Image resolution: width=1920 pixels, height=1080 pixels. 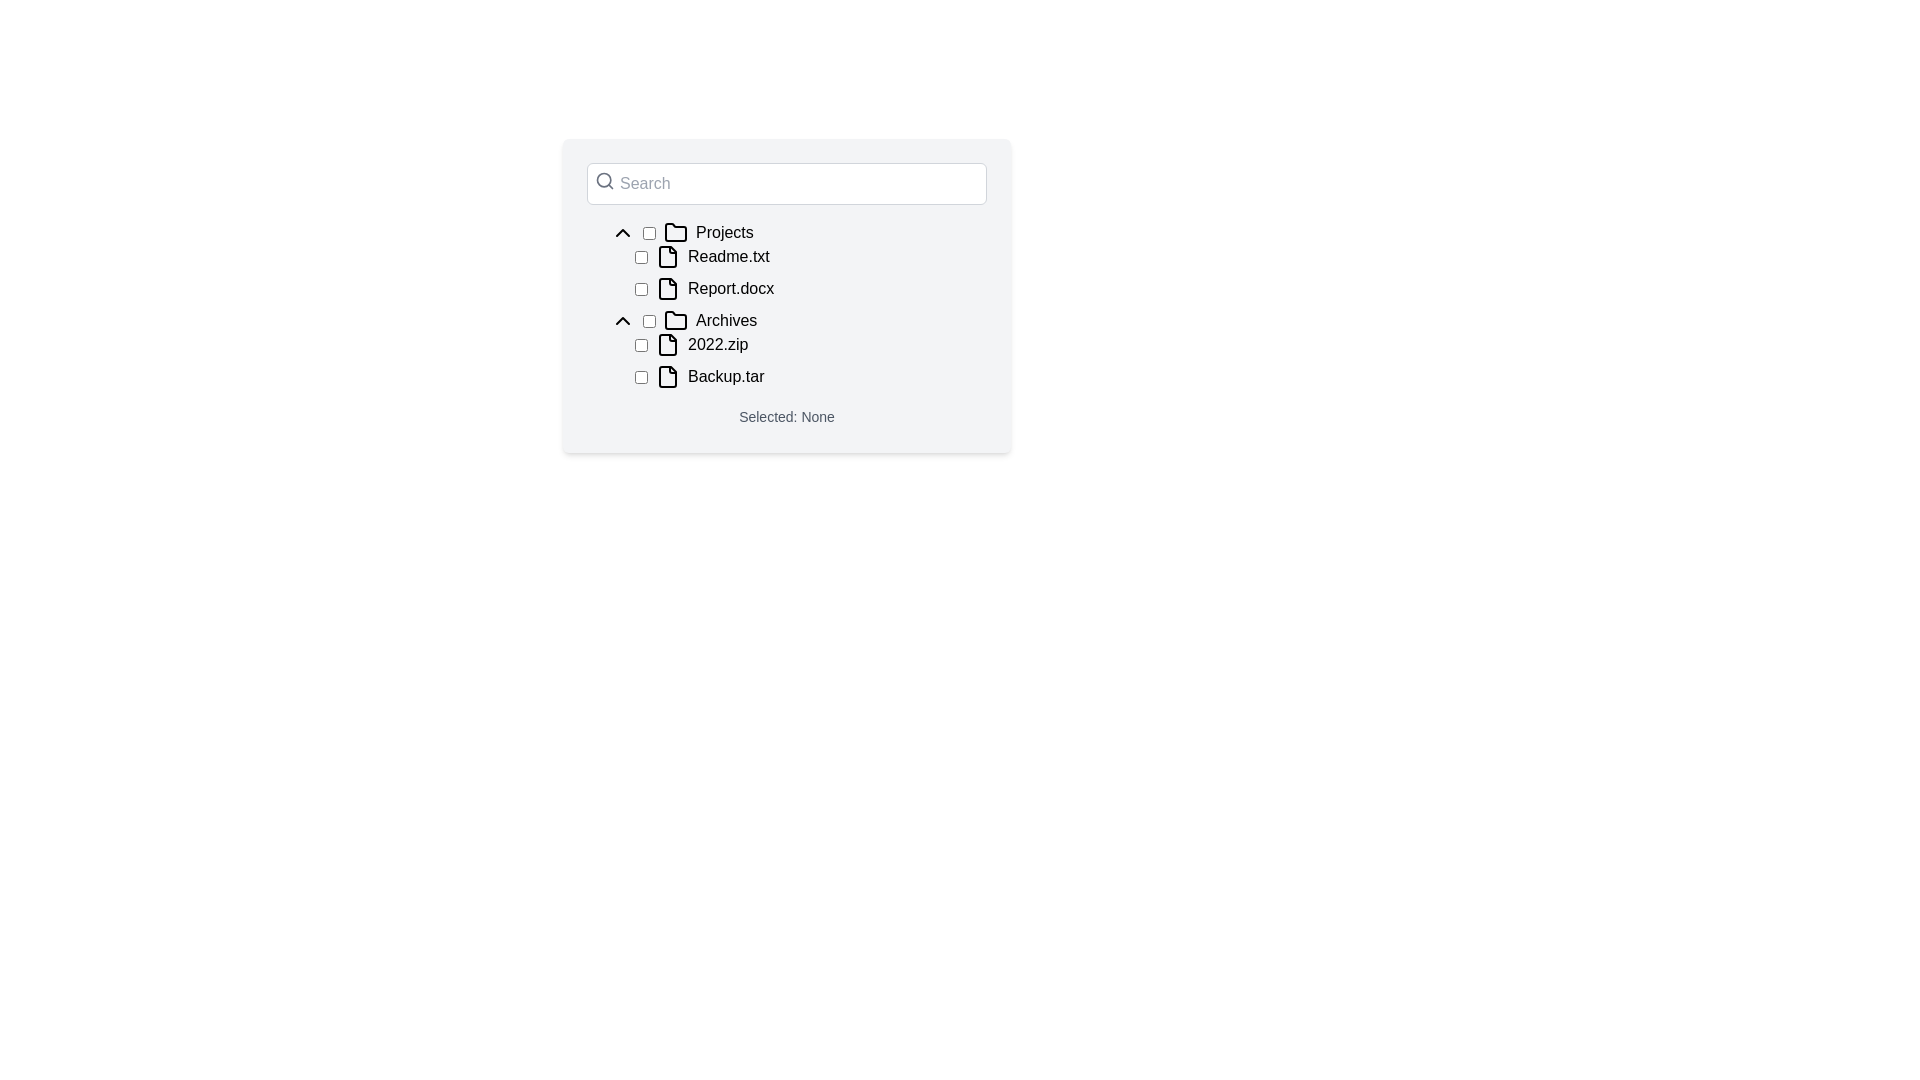 What do you see at coordinates (730, 289) in the screenshot?
I see `the text label displaying the filename 'Report.docx'` at bounding box center [730, 289].